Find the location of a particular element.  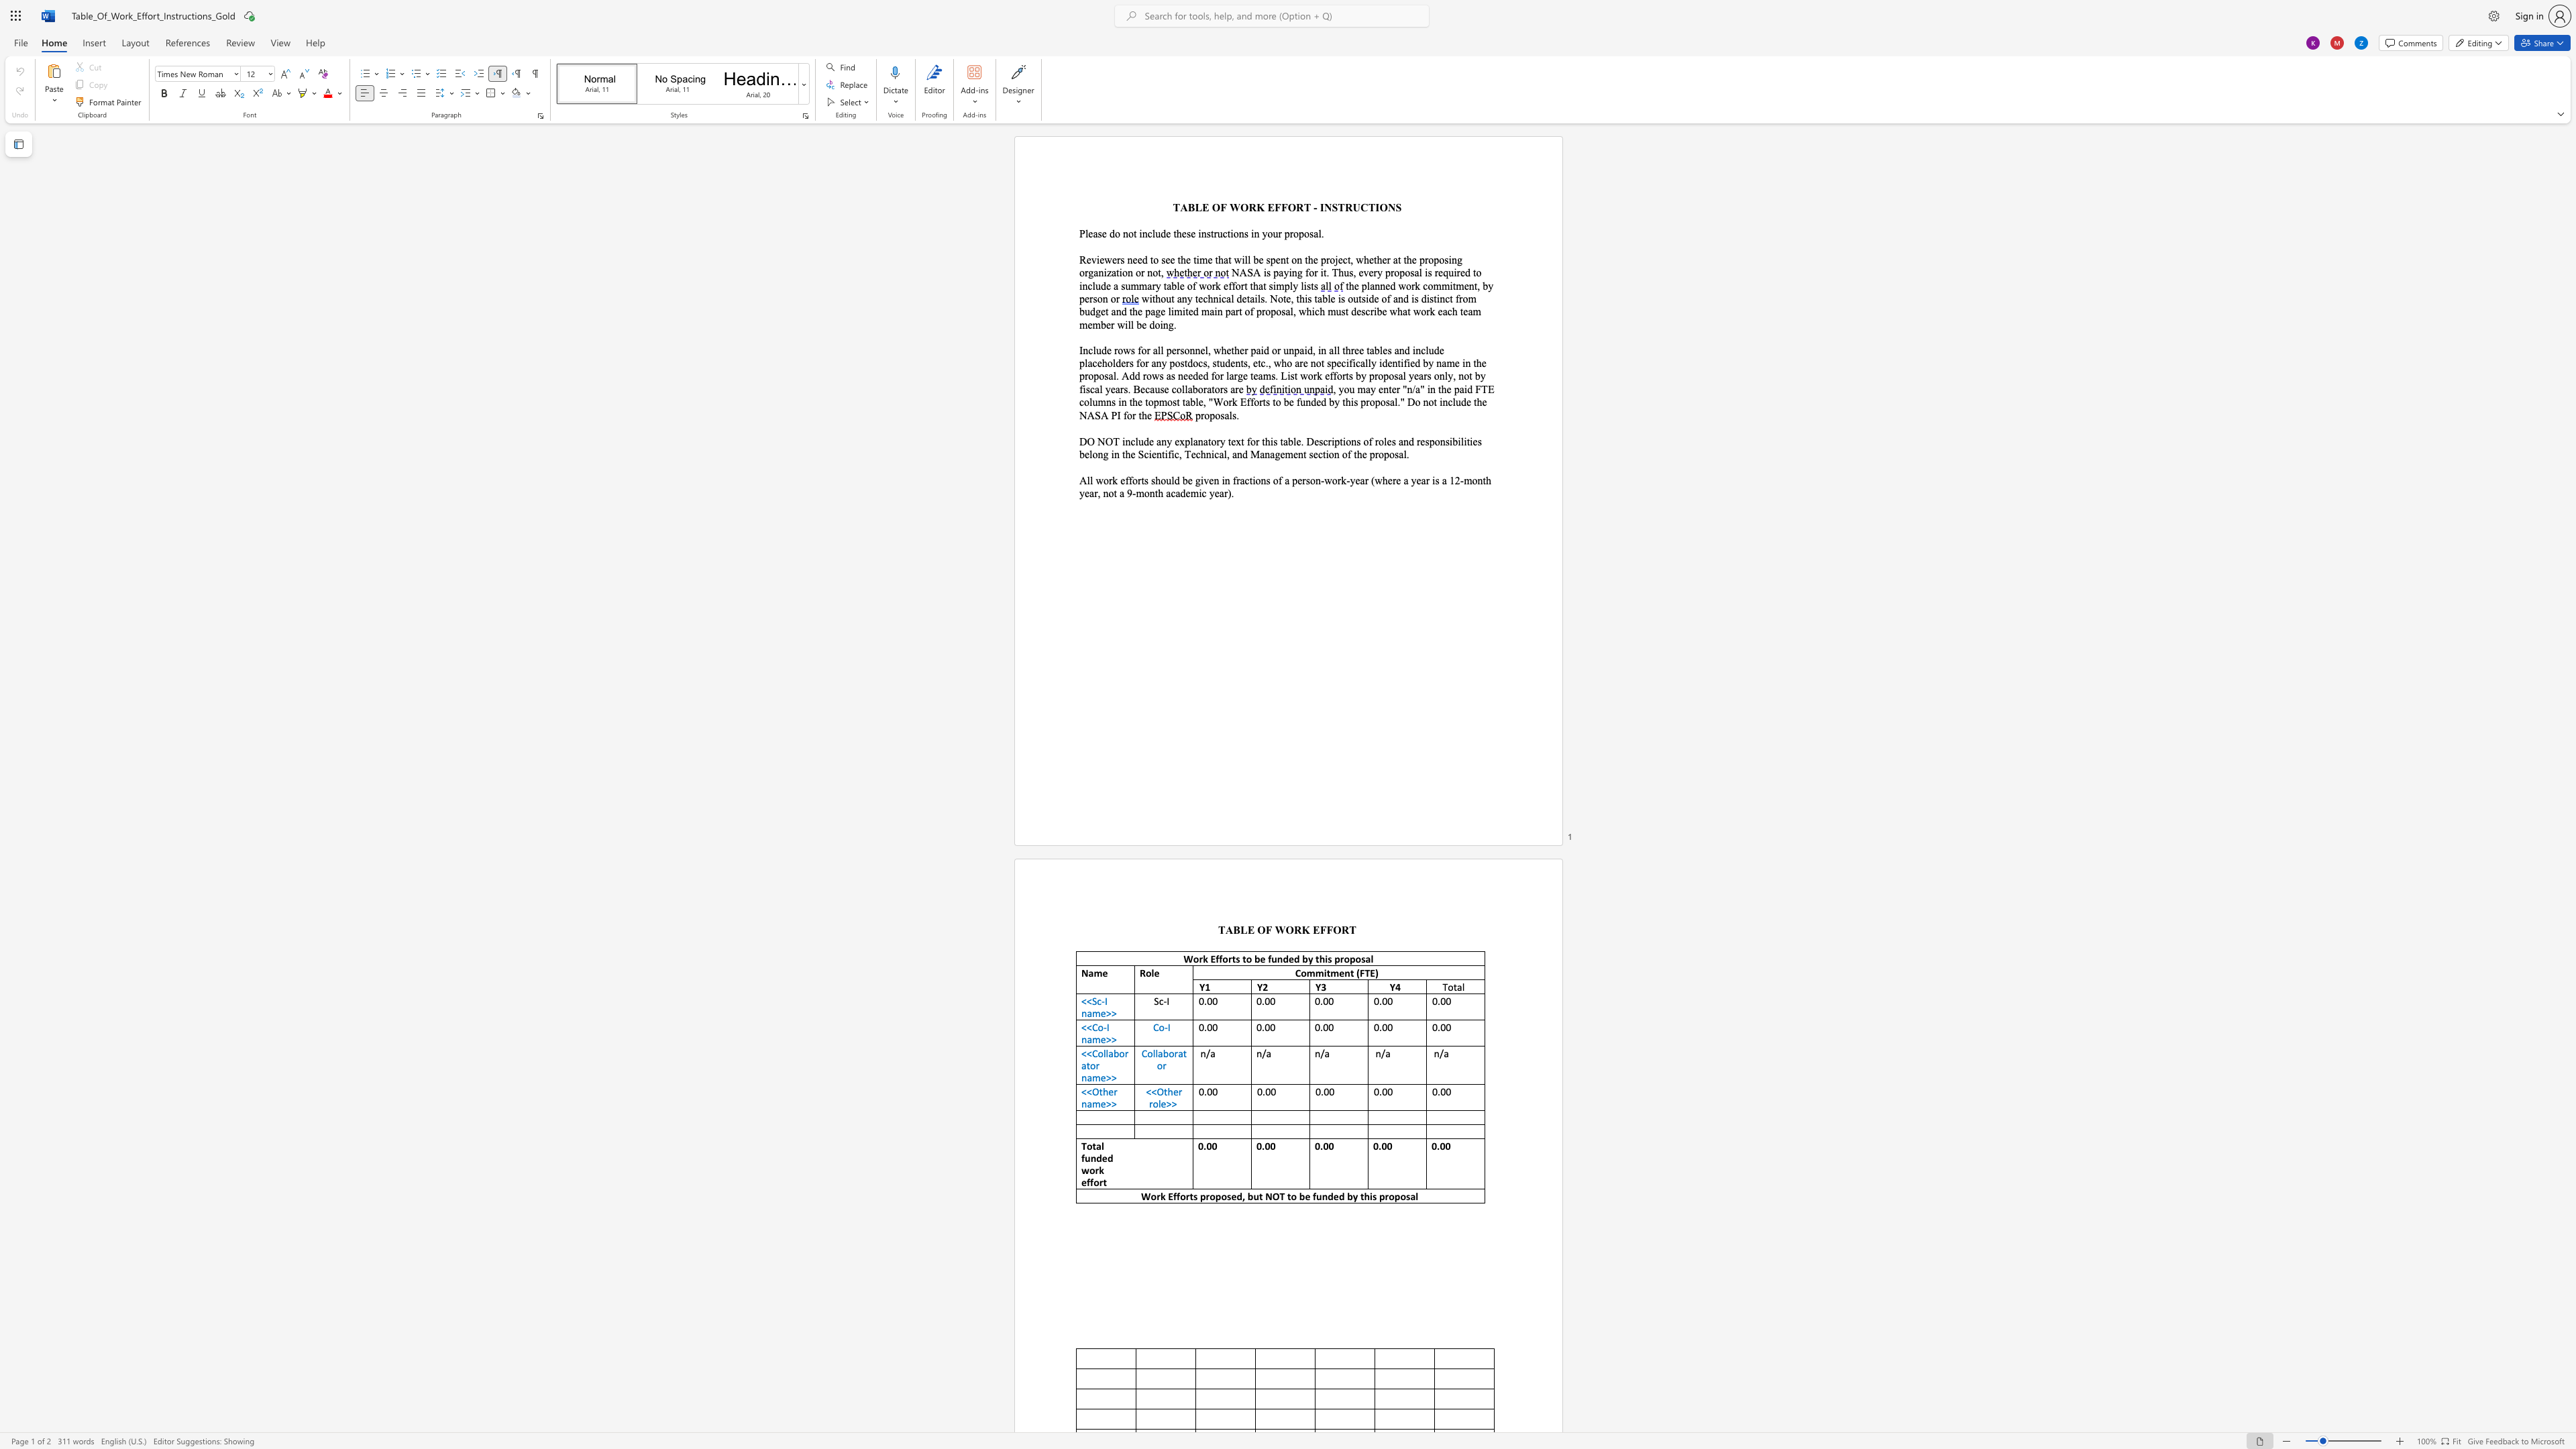

the 1th character "p" in the text is located at coordinates (1197, 414).